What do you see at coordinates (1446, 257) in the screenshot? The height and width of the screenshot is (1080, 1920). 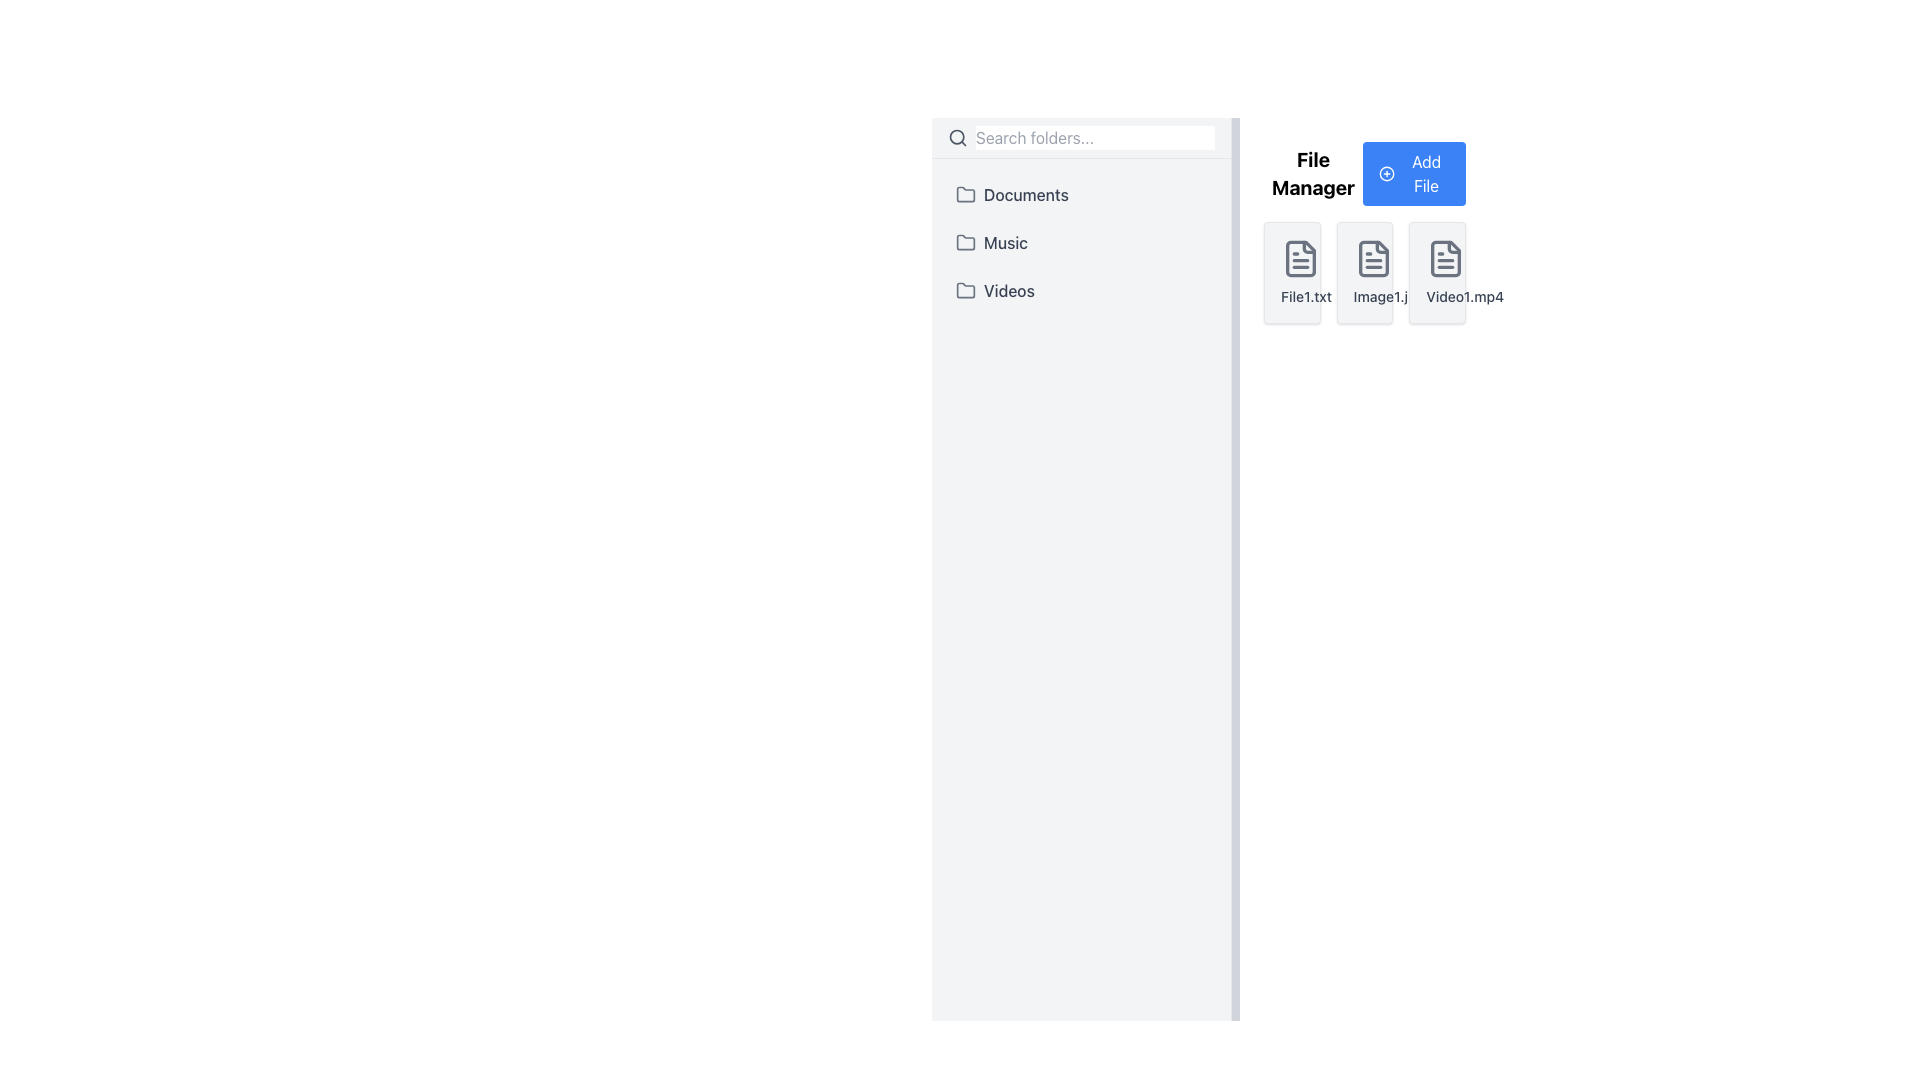 I see `the document-style file icon representing 'Video1.mp4' within the card hierarchy` at bounding box center [1446, 257].